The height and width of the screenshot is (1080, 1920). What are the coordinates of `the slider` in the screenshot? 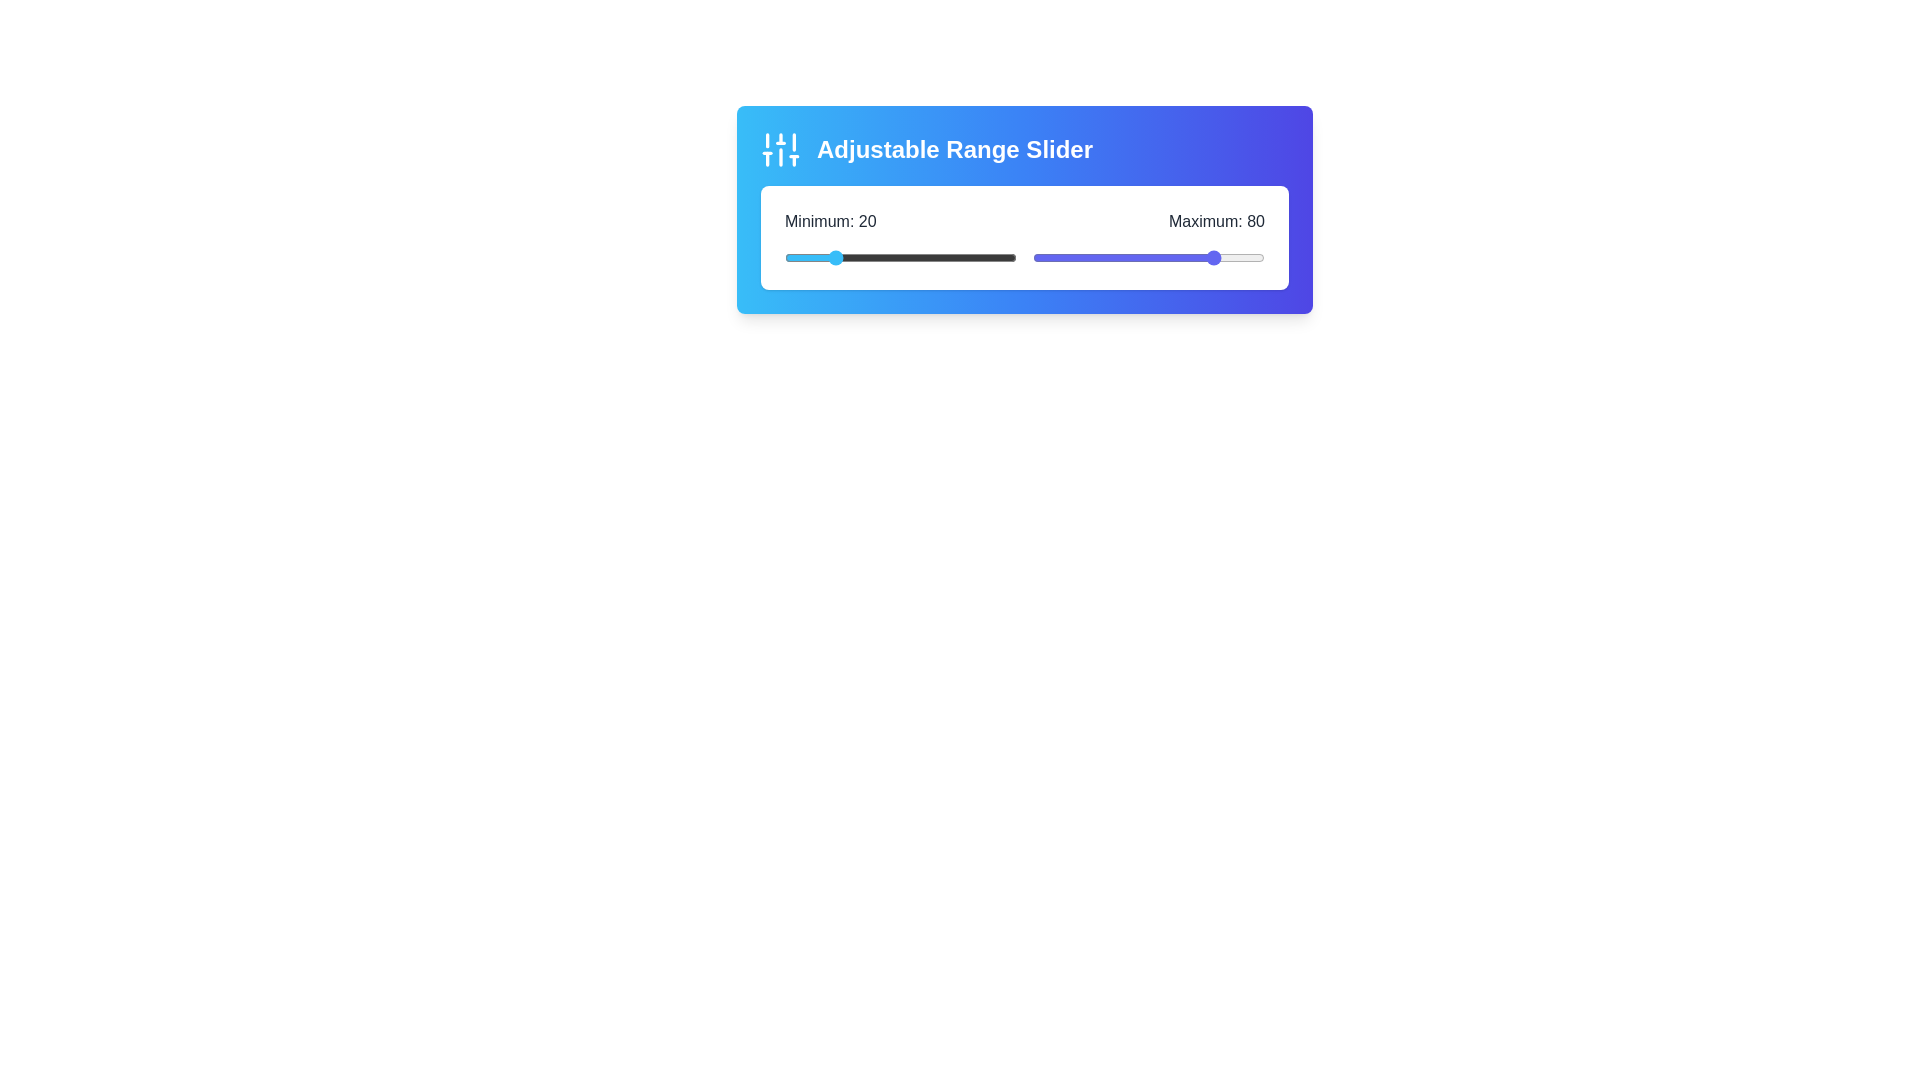 It's located at (1132, 257).